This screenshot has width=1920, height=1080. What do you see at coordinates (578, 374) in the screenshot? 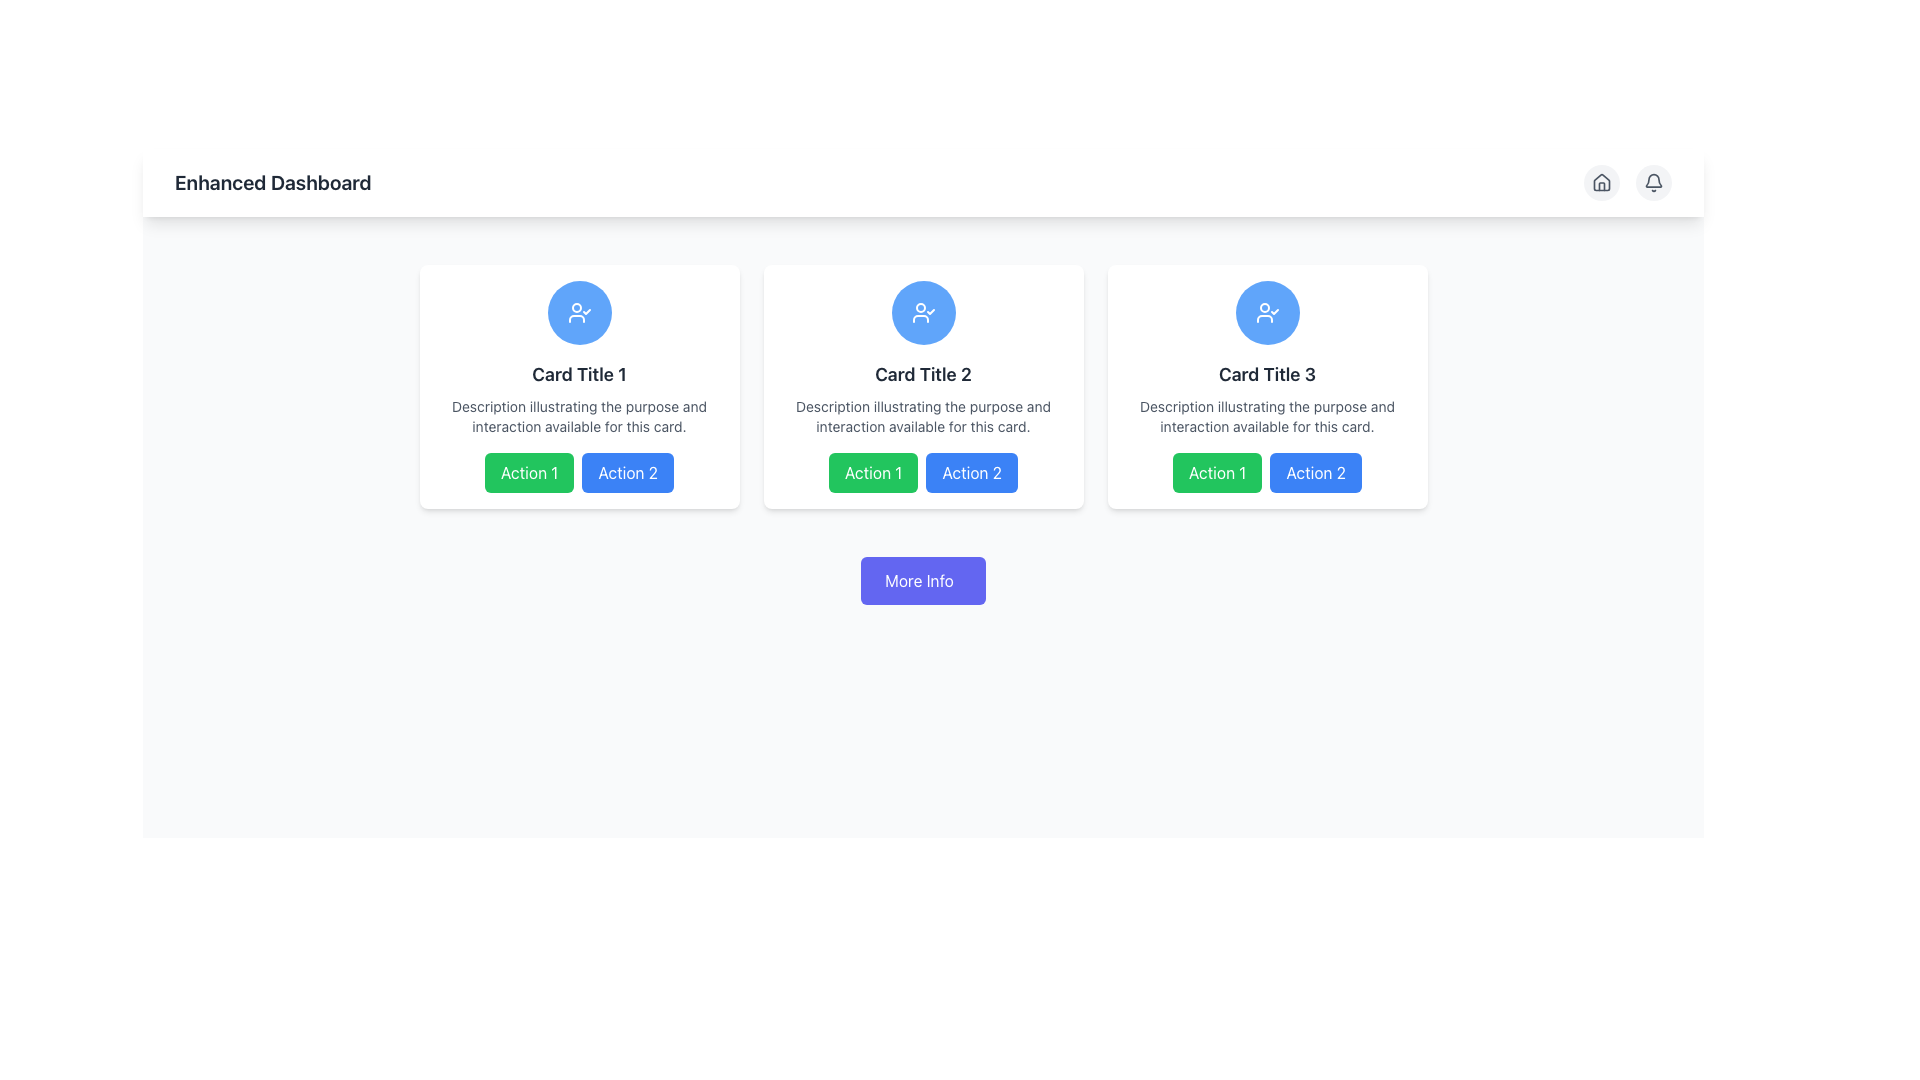
I see `title text label of the first card located centrally below the circular icon in the top-left card of the three-card layout` at bounding box center [578, 374].